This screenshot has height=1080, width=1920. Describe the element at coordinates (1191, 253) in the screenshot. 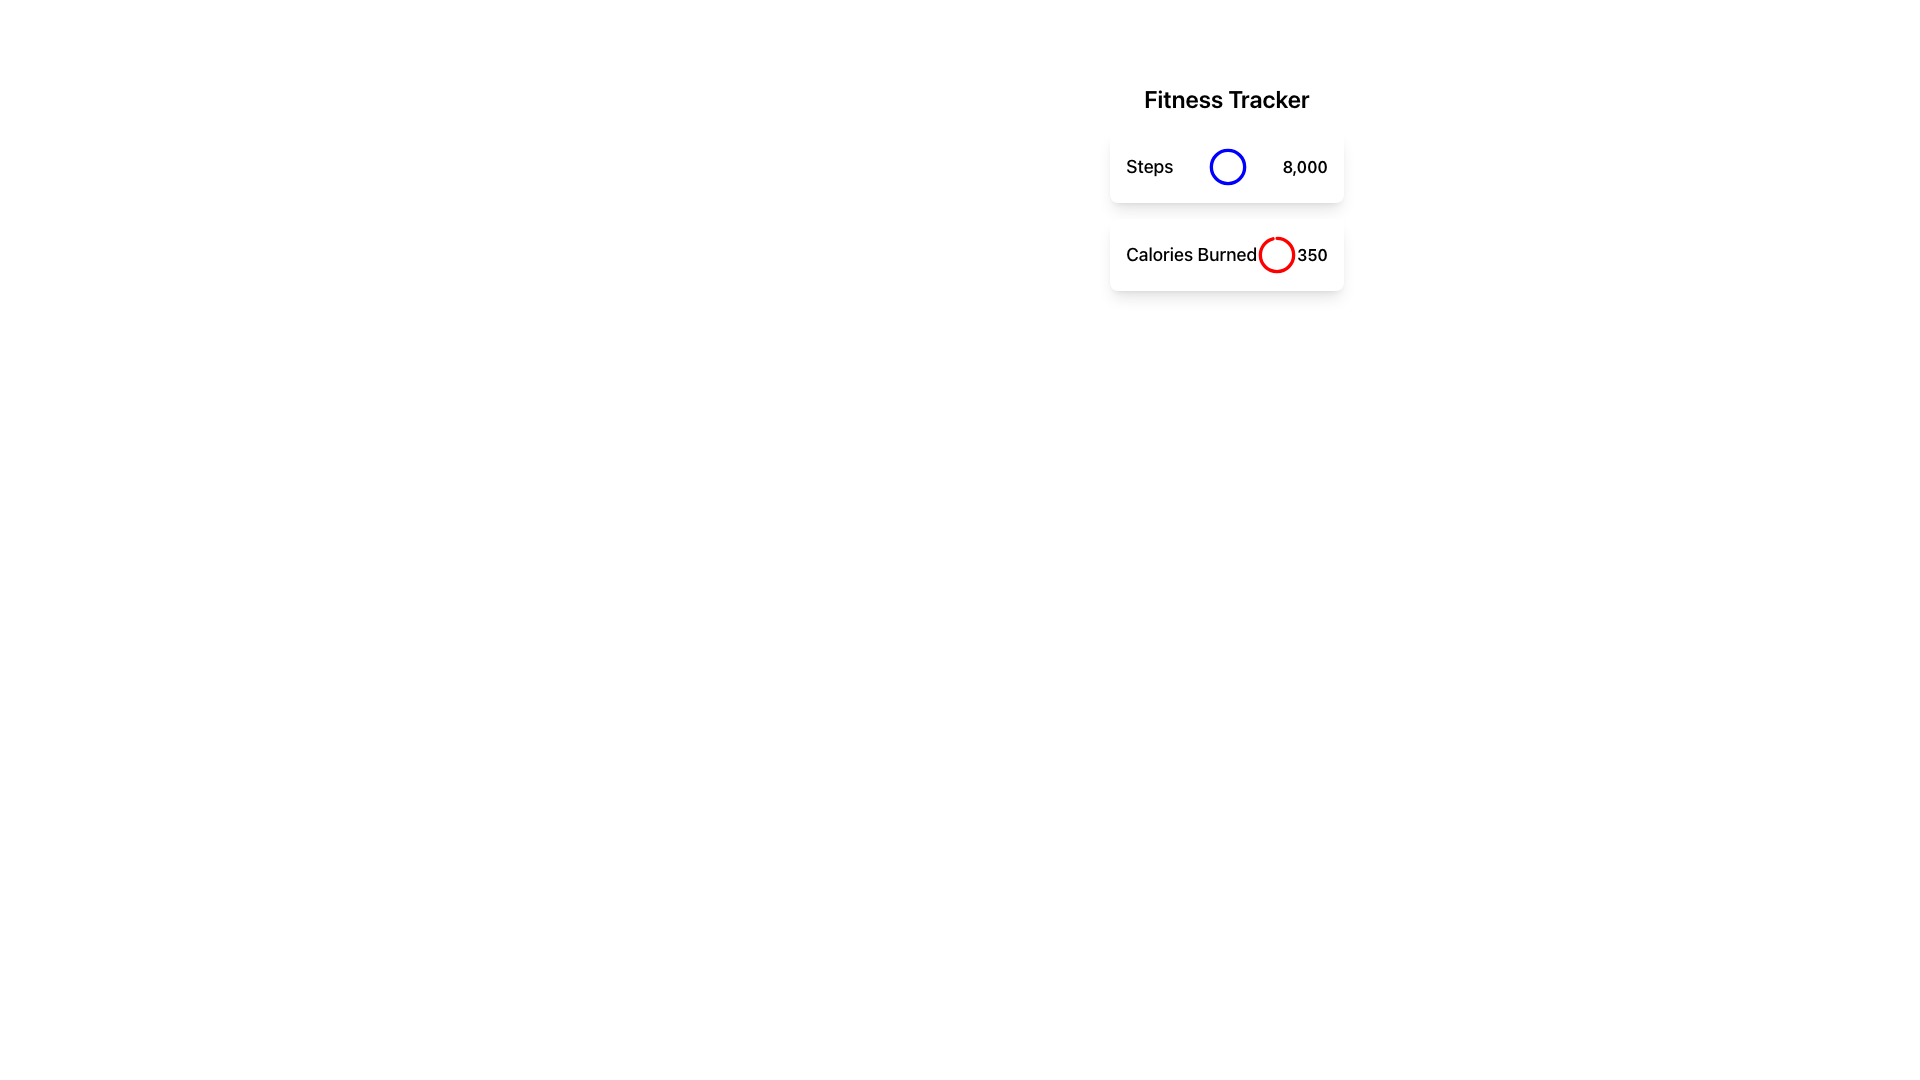

I see `the 'Calories Burned' text label, which is styled with a large, bold font and located within a white card on the left side, towards the bottom right of the interface` at that location.